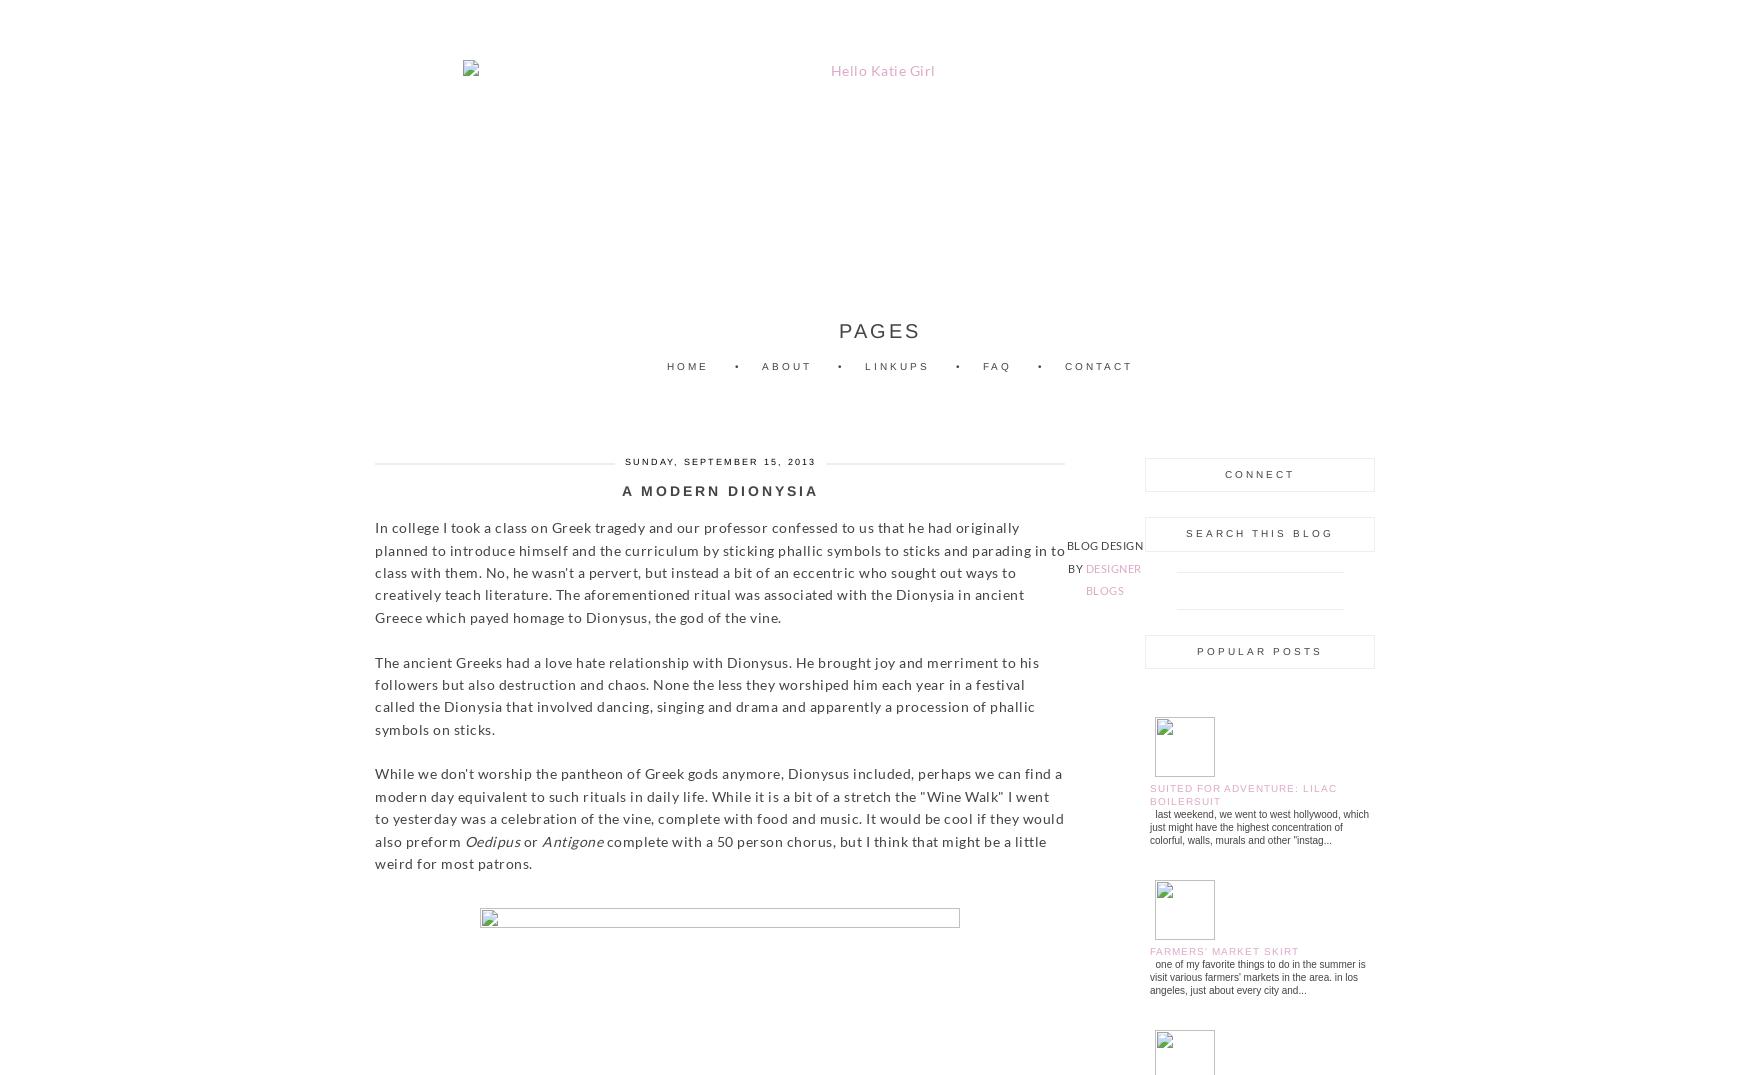 Image resolution: width=1750 pixels, height=1075 pixels. What do you see at coordinates (710, 852) in the screenshot?
I see `'complete with a 50 person chorus, but I think that might be a little weird for most patrons.'` at bounding box center [710, 852].